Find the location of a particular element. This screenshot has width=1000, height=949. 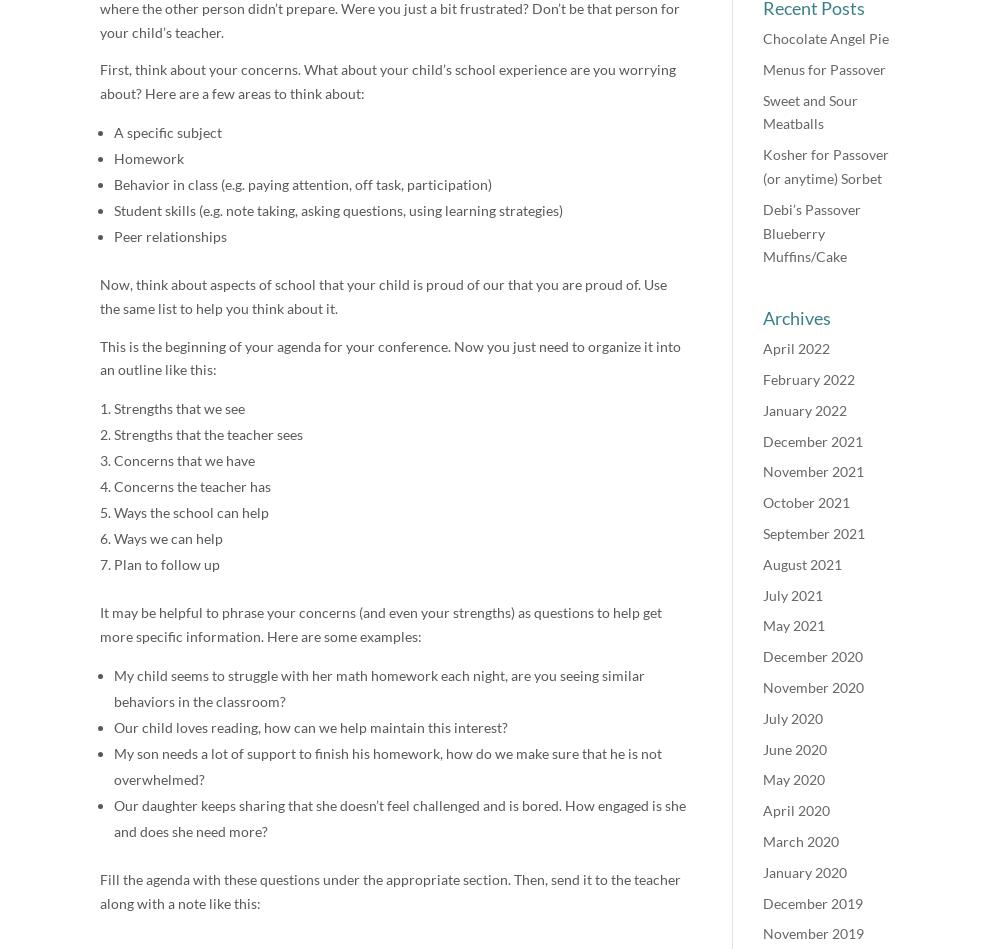

'It may be helpful to phrase your concerns (and even your strengths) as questions to help get more specific information. Here are some examples:' is located at coordinates (381, 623).